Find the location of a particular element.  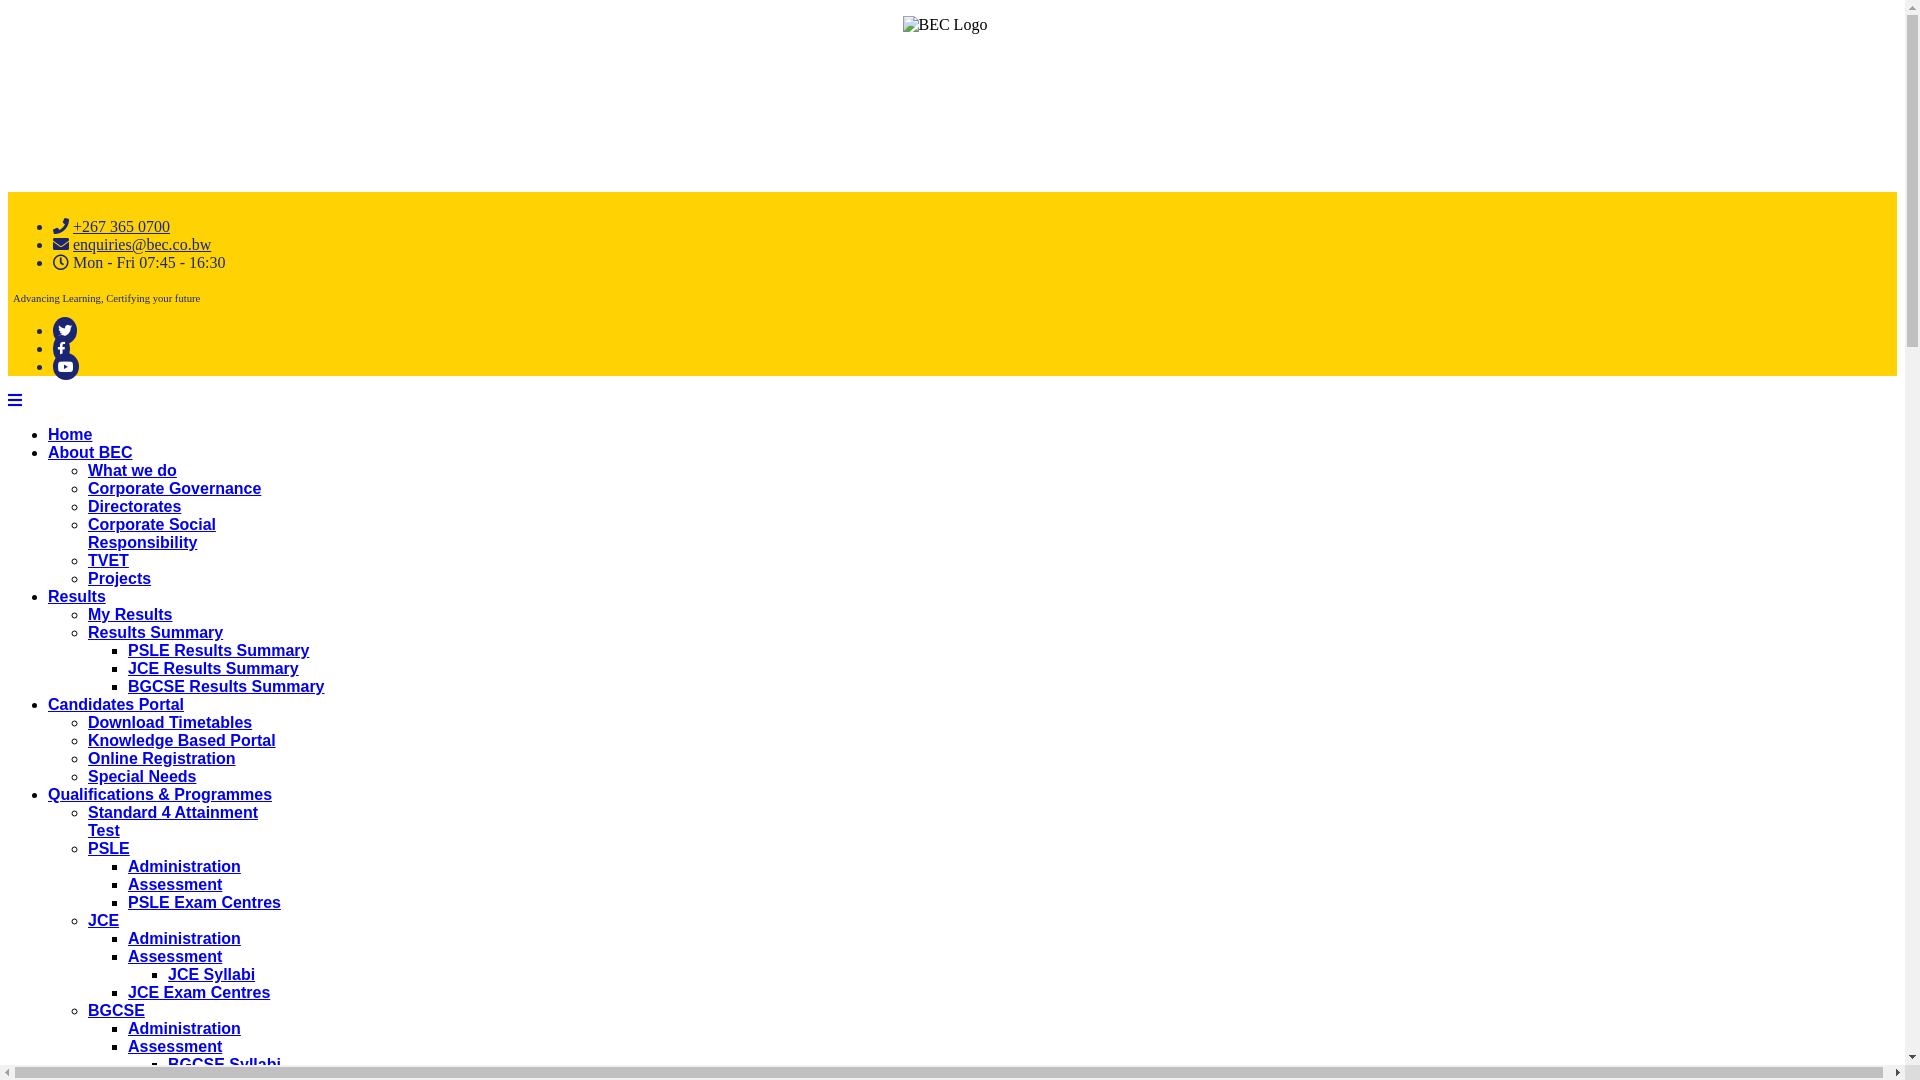

'Home' is located at coordinates (70, 433).